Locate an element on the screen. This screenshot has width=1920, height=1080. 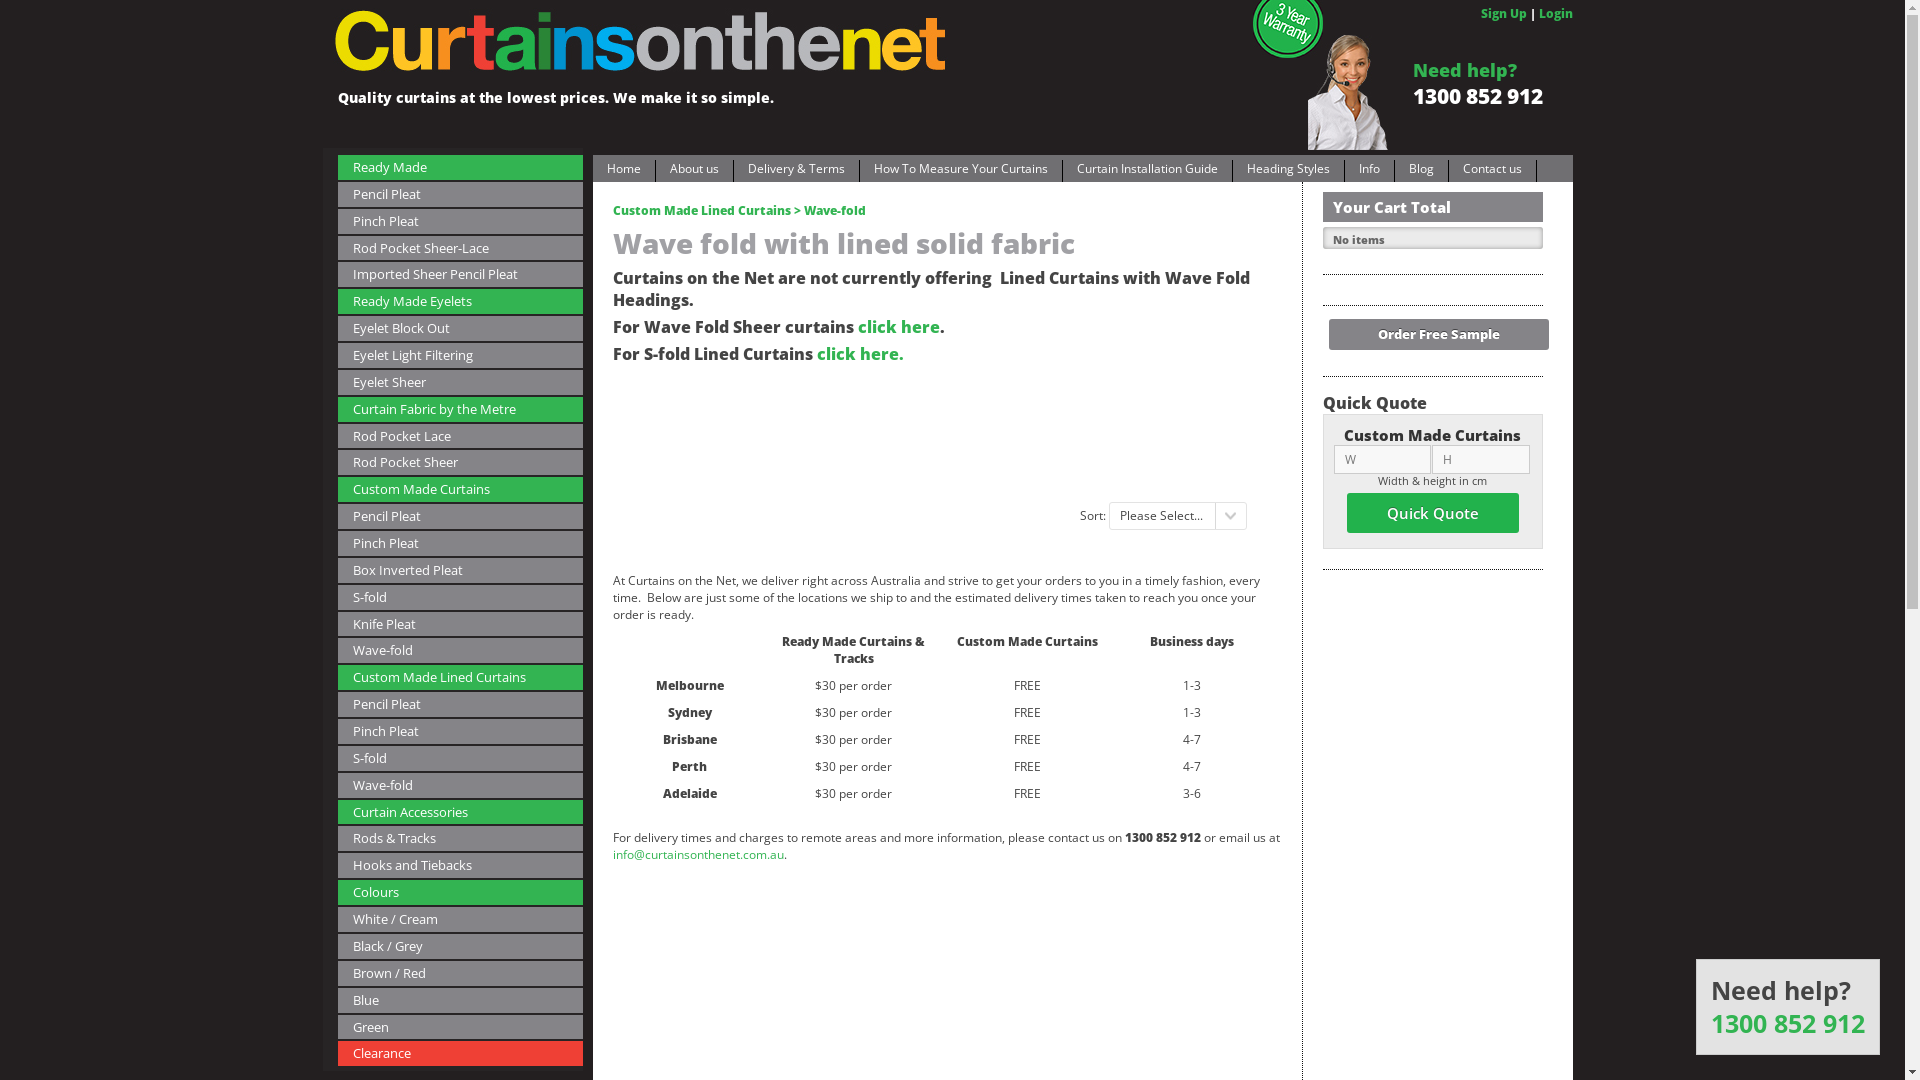
'Black / Grey' is located at coordinates (337, 945).